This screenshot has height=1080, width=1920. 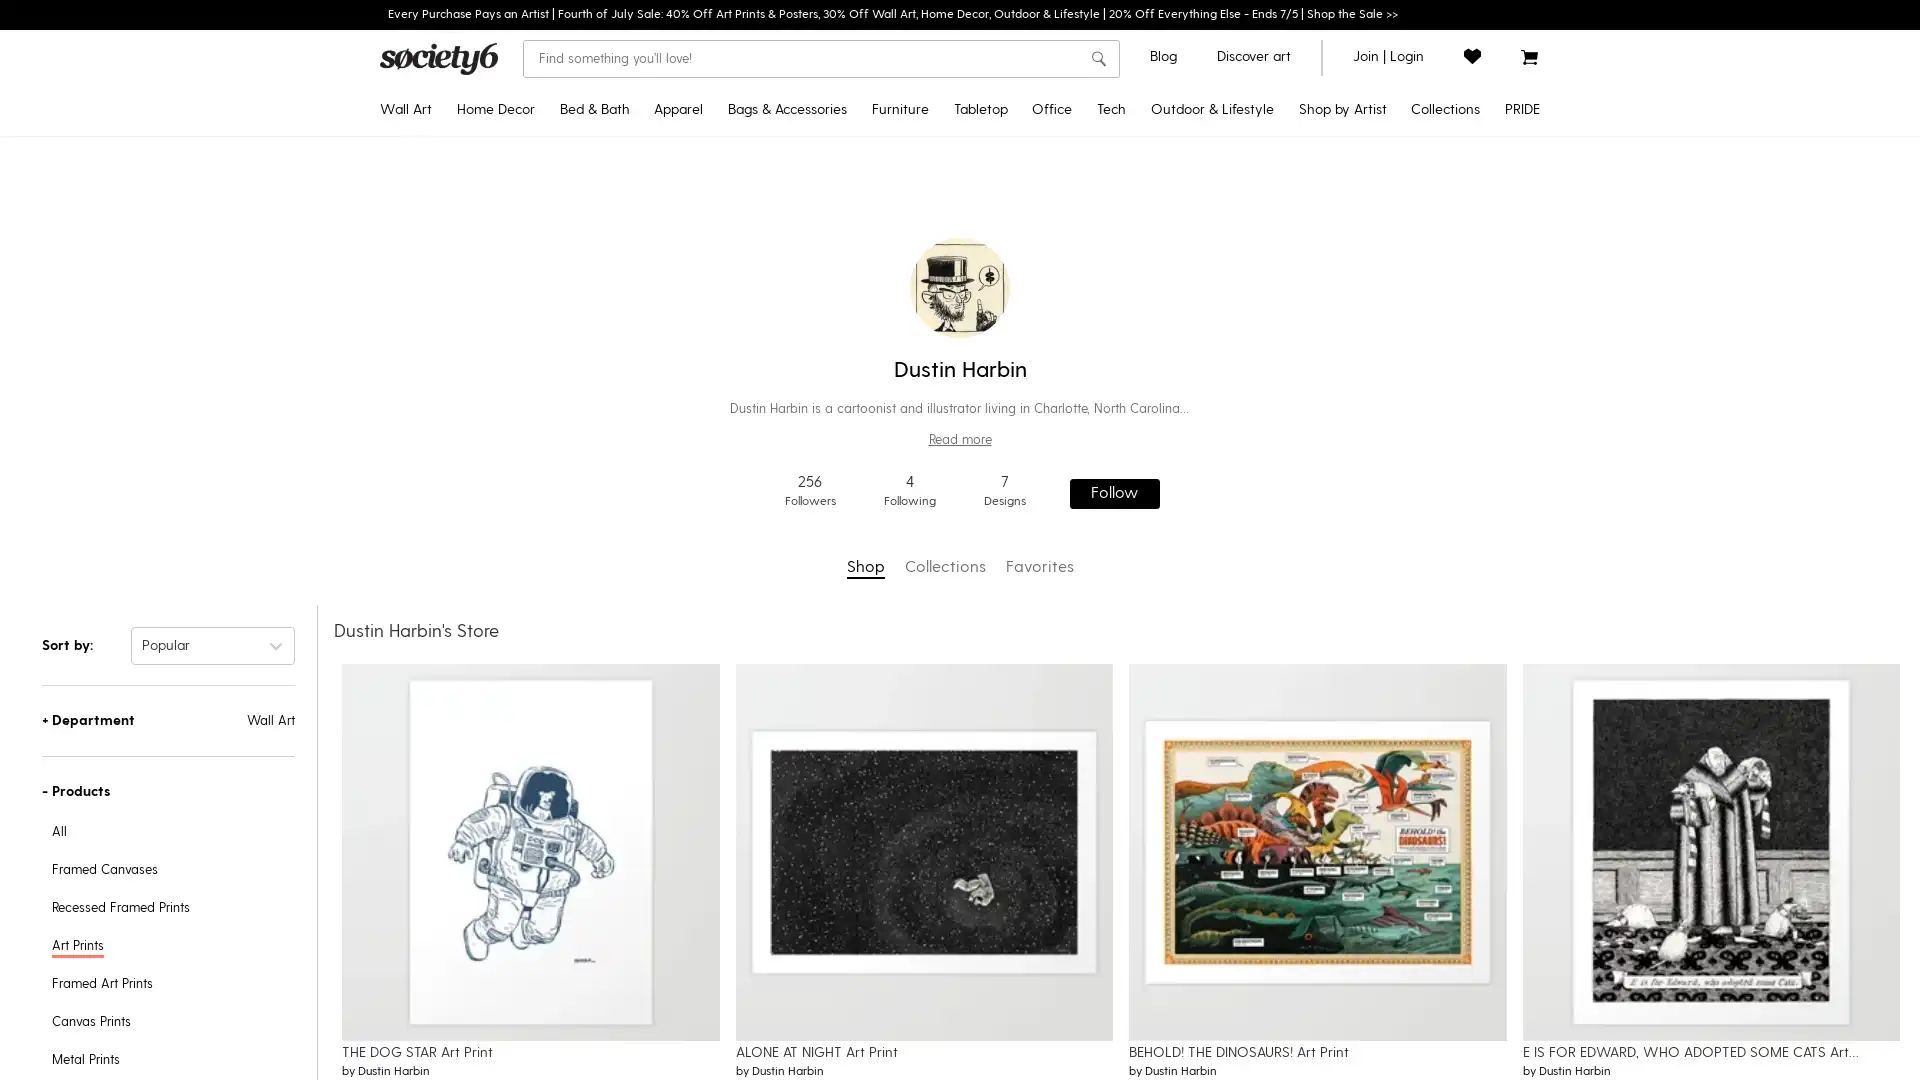 What do you see at coordinates (741, 192) in the screenshot?
I see `Crewneck Sweatshirts` at bounding box center [741, 192].